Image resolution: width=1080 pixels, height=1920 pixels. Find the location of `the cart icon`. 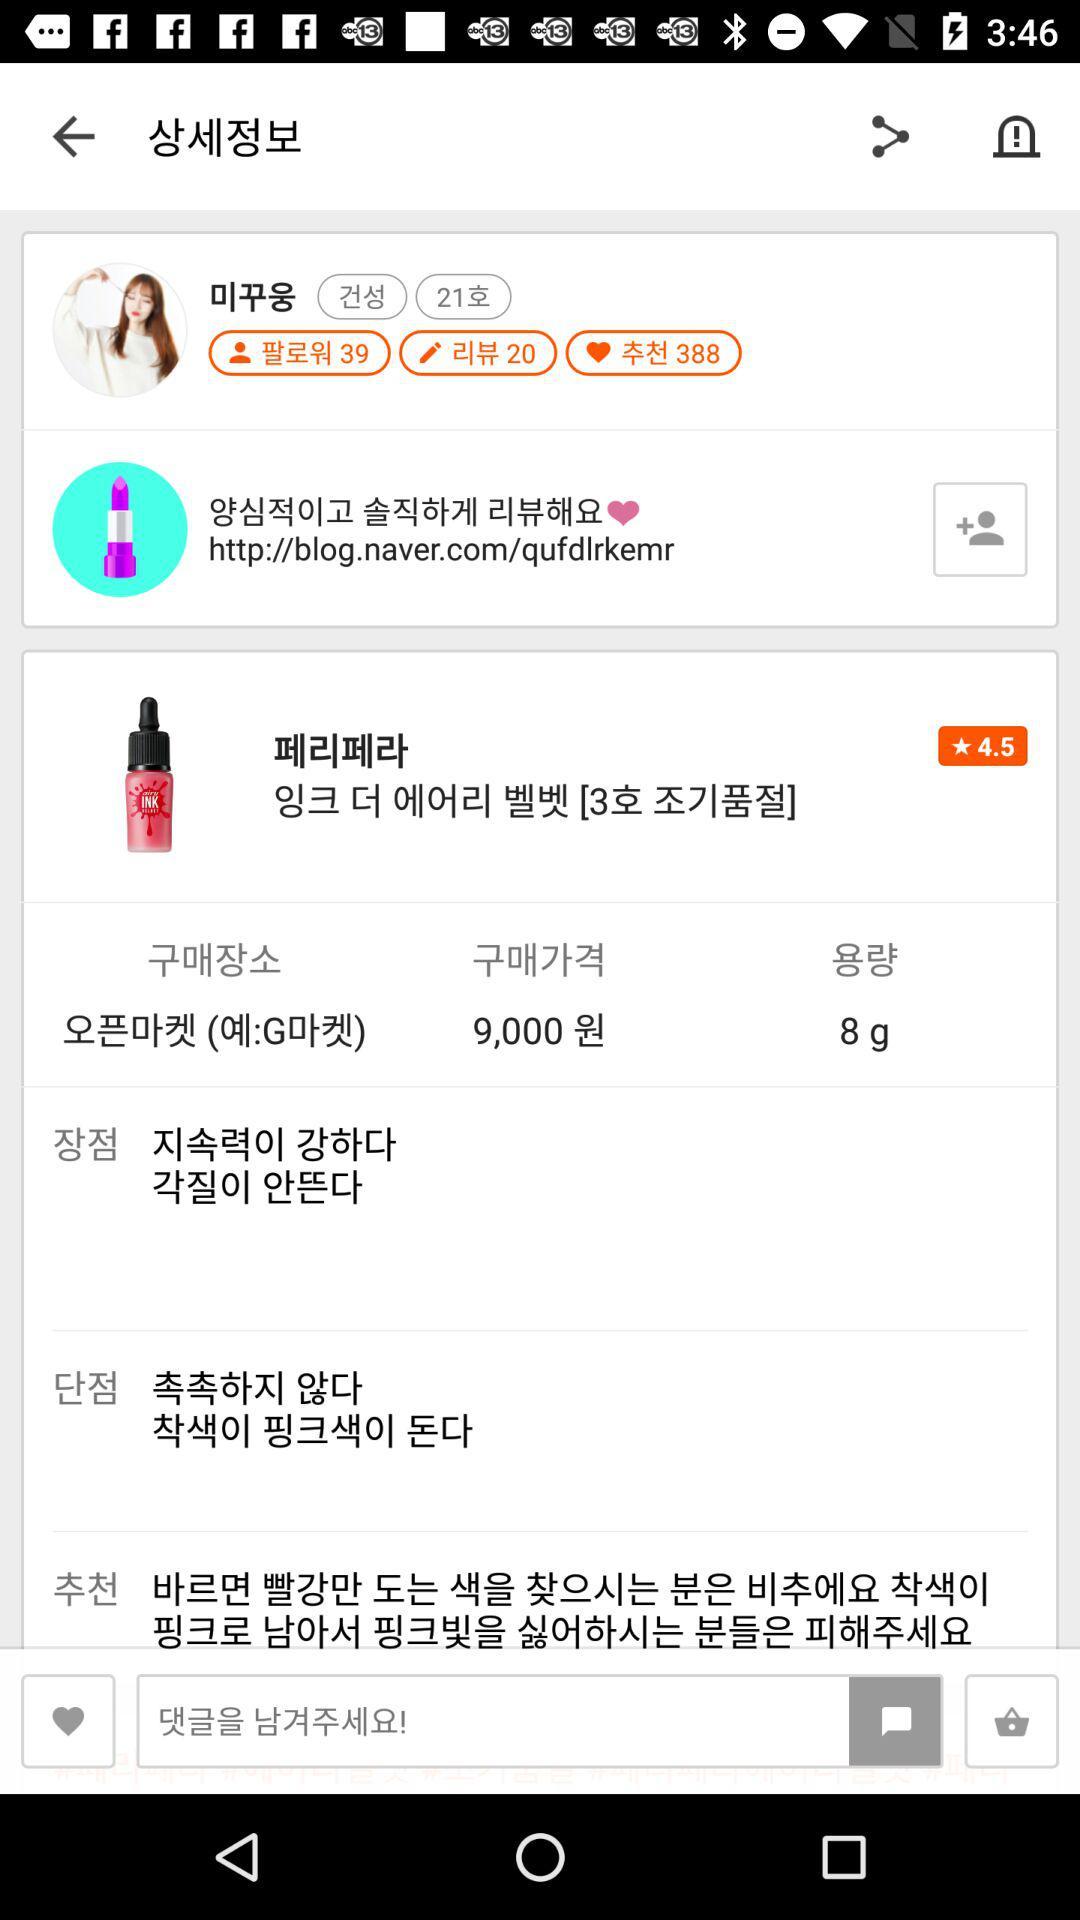

the cart icon is located at coordinates (1011, 1720).